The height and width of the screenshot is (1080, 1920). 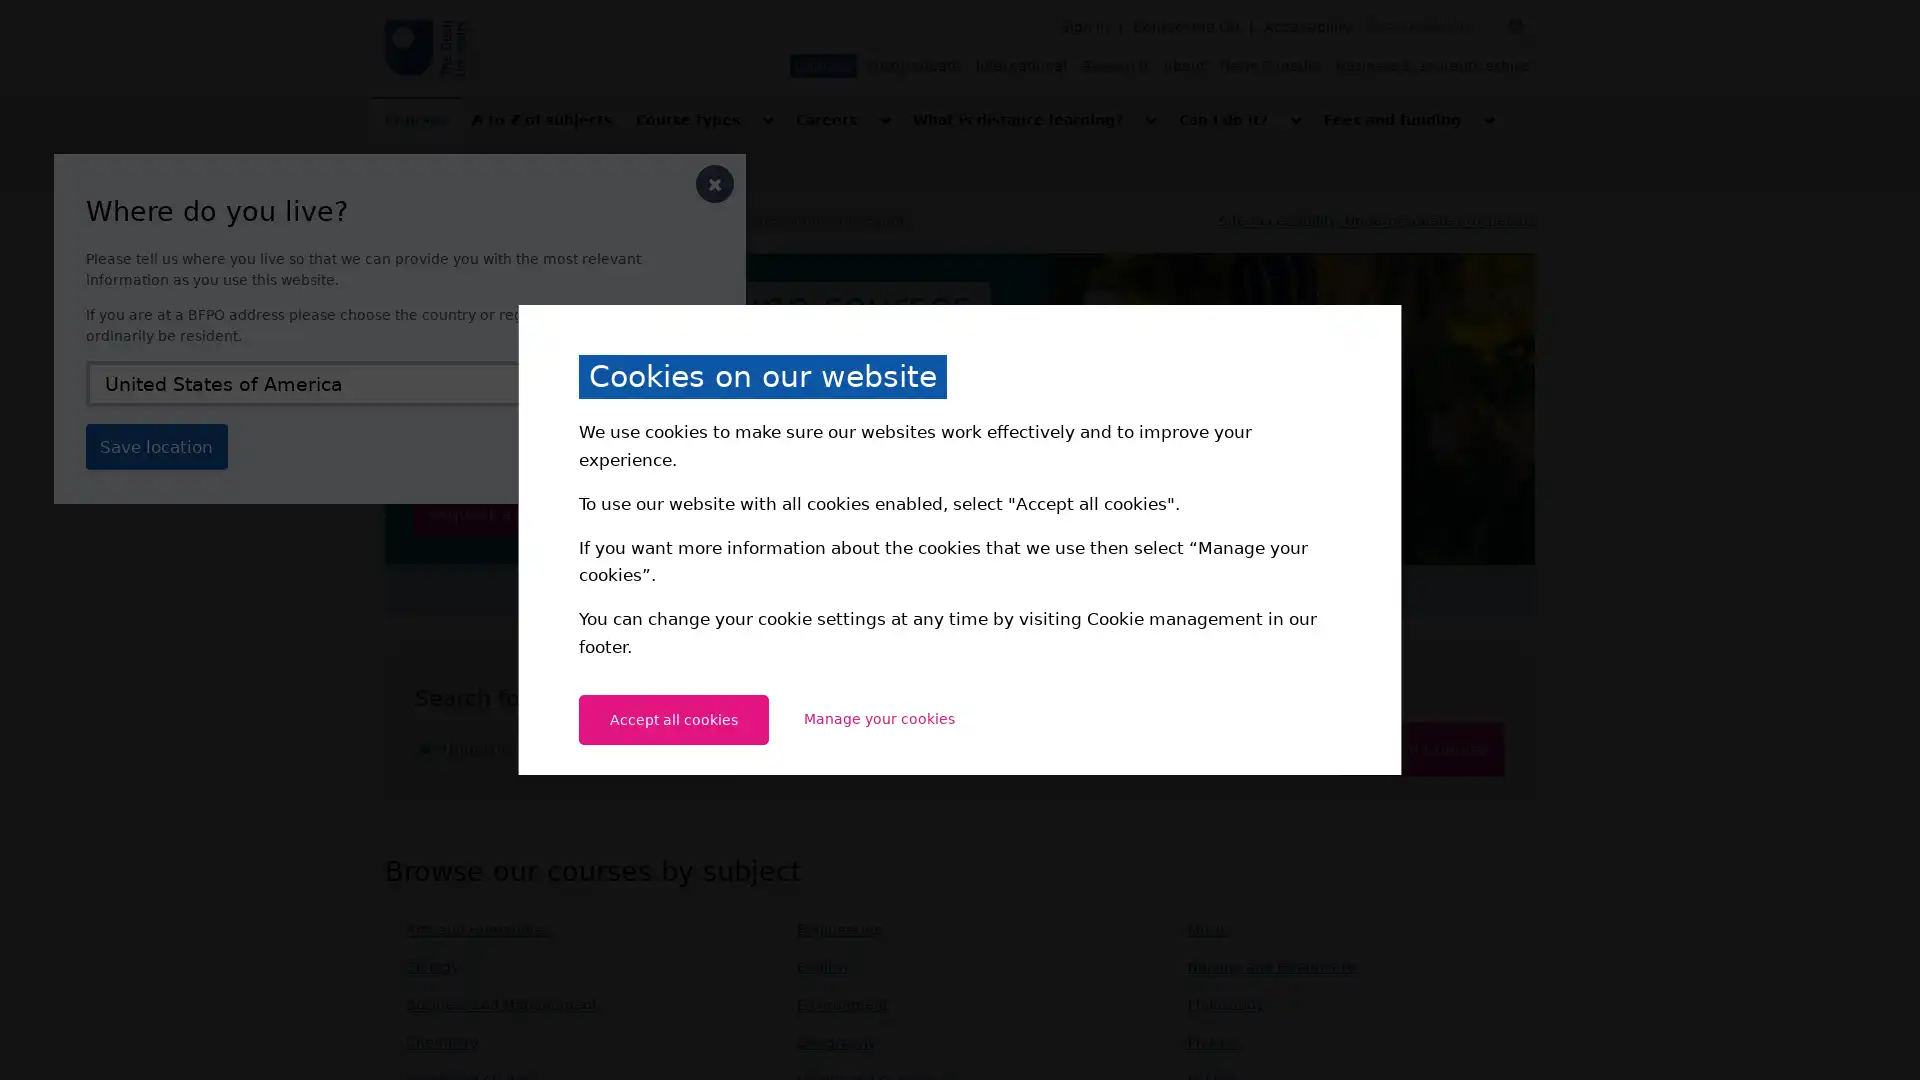 What do you see at coordinates (715, 184) in the screenshot?
I see `Close modal` at bounding box center [715, 184].